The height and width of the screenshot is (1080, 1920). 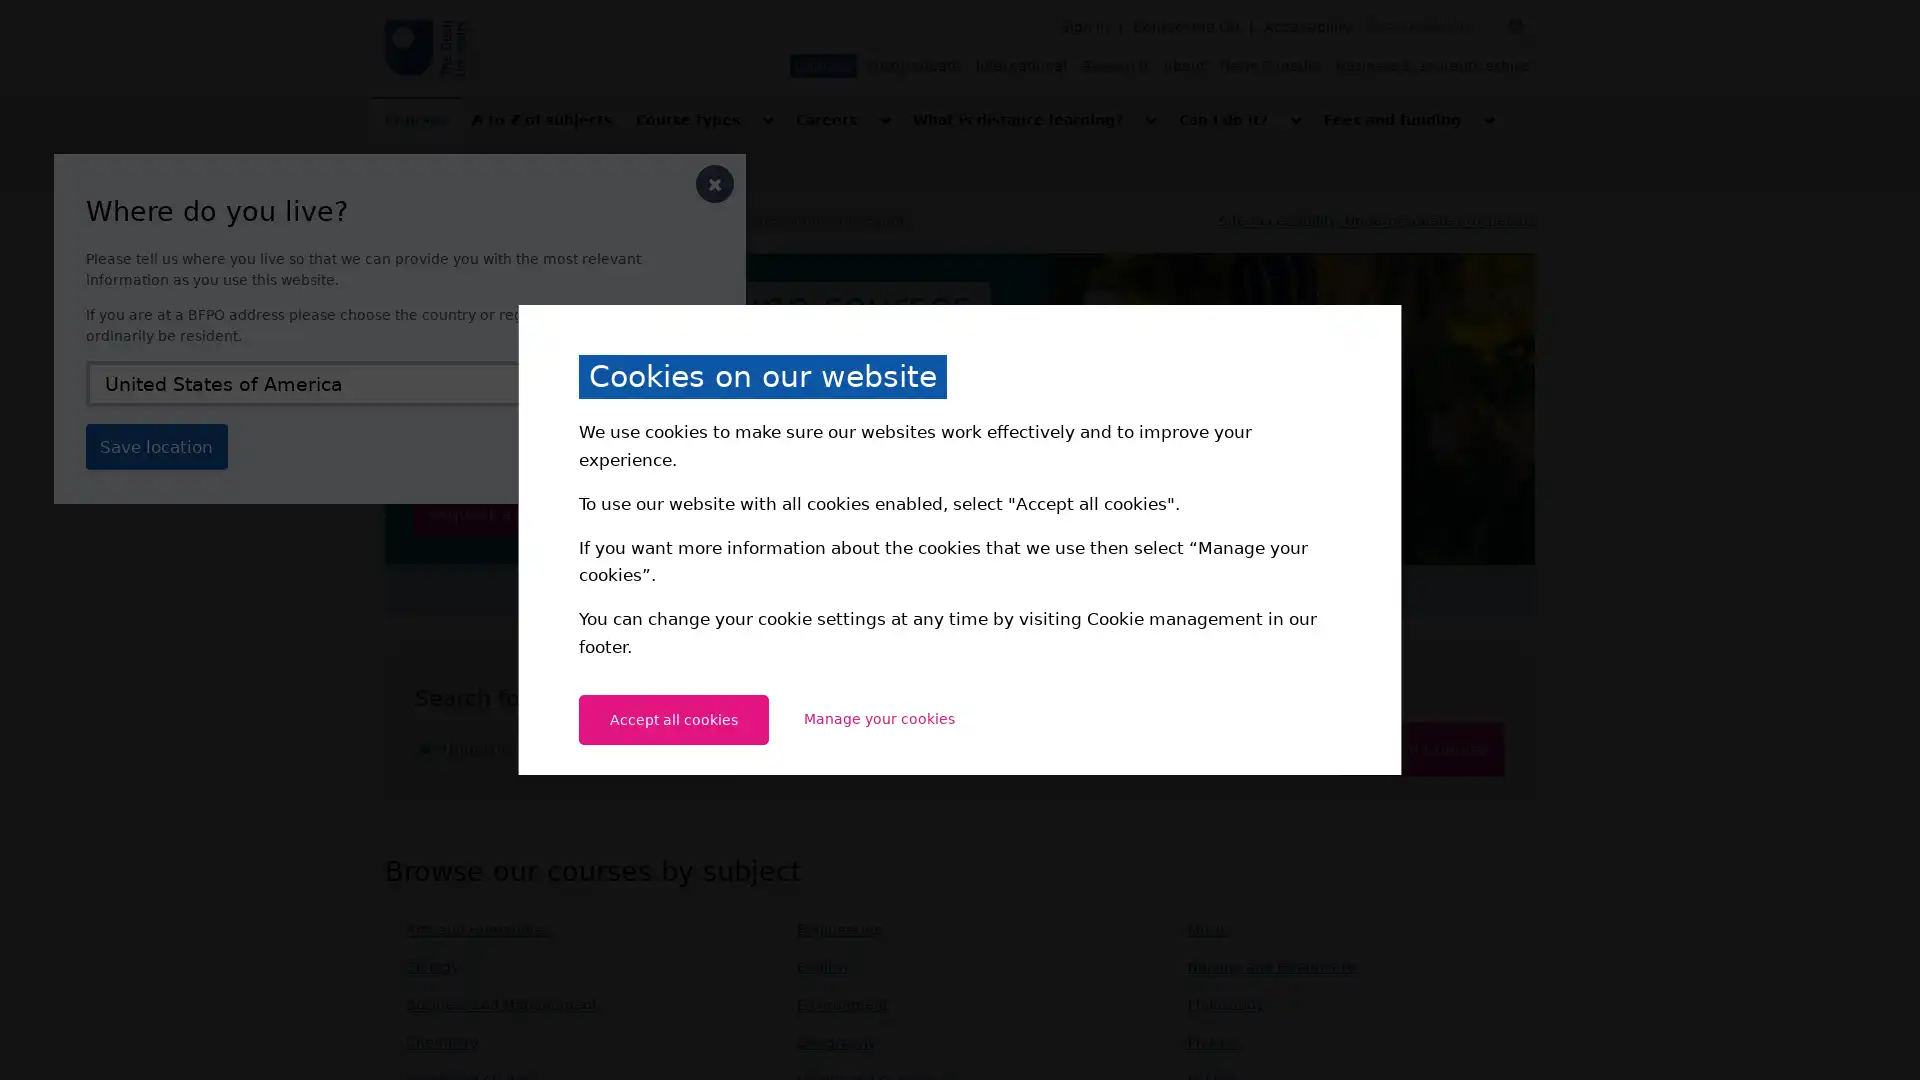 What do you see at coordinates (715, 184) in the screenshot?
I see `Close modal` at bounding box center [715, 184].